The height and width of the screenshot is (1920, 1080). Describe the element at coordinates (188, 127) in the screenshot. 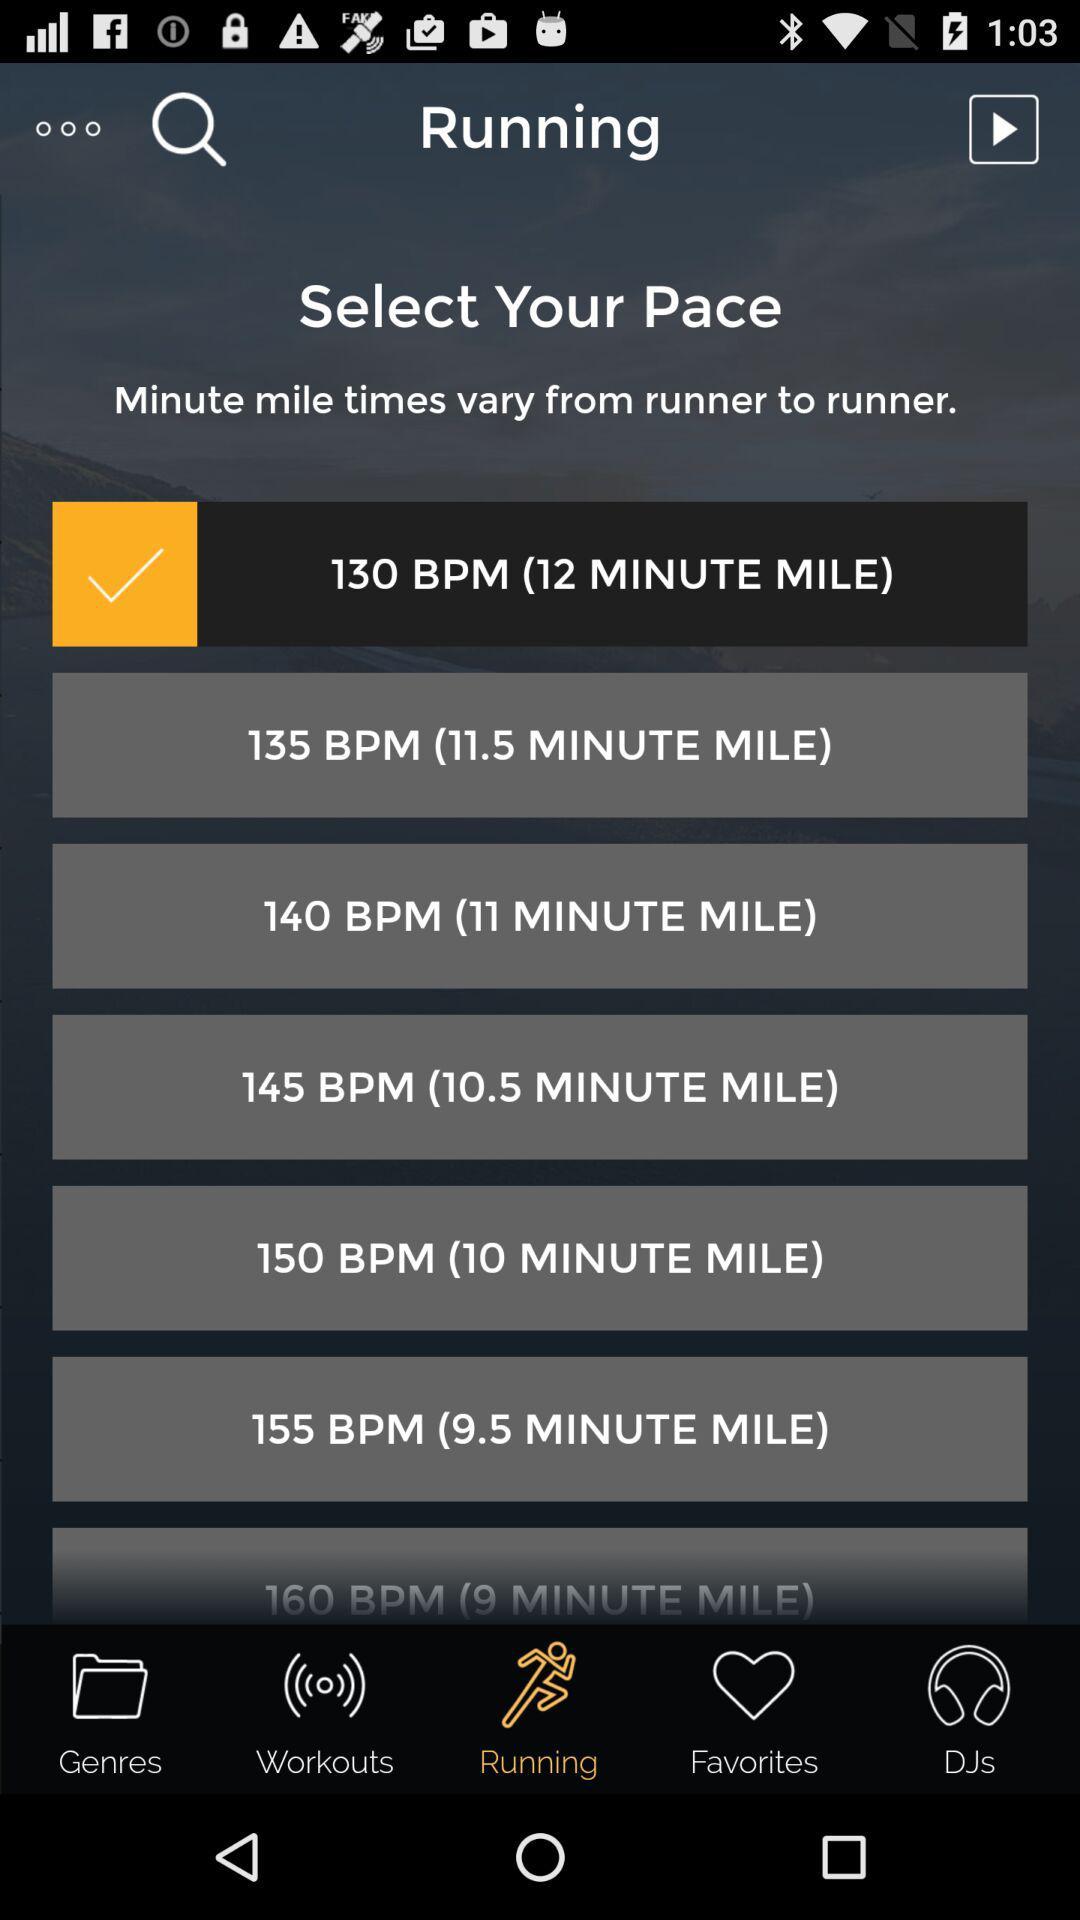

I see `search the page` at that location.